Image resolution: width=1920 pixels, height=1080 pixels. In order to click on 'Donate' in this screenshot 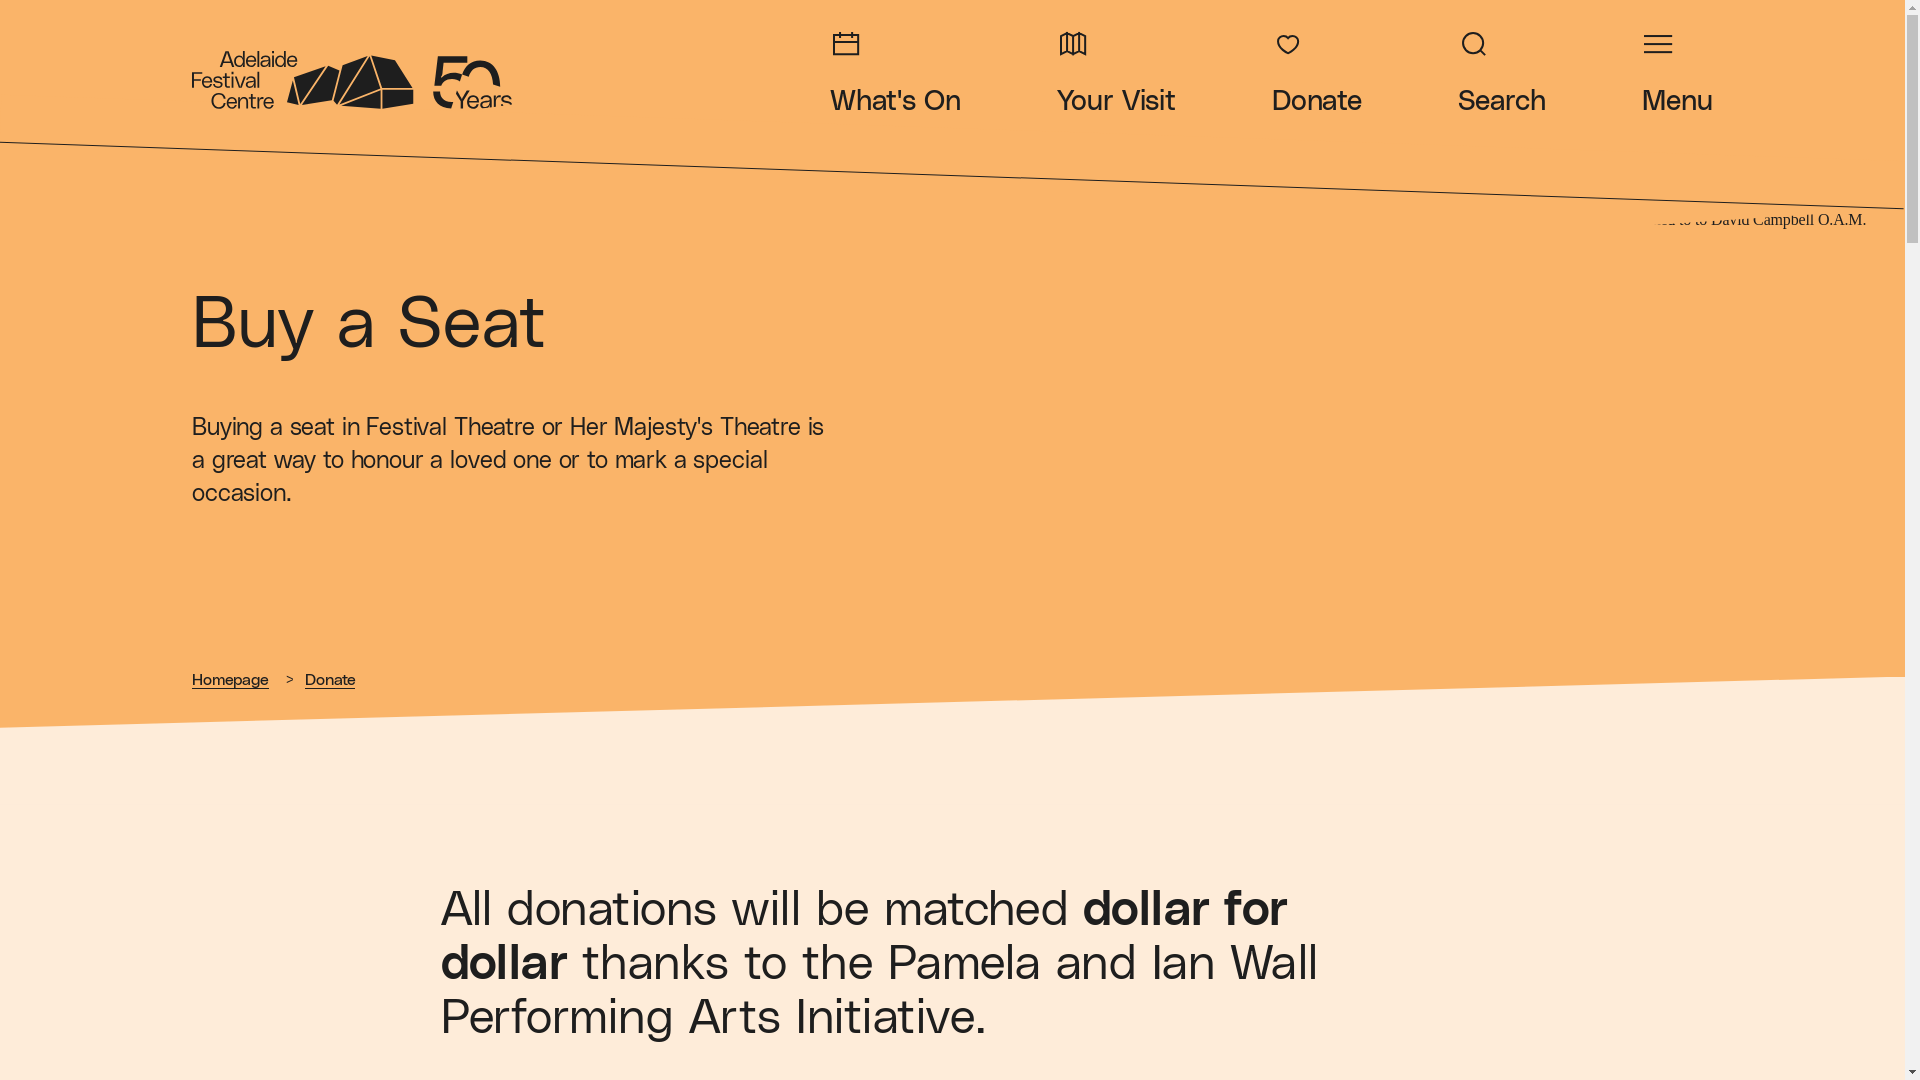, I will do `click(1271, 71)`.